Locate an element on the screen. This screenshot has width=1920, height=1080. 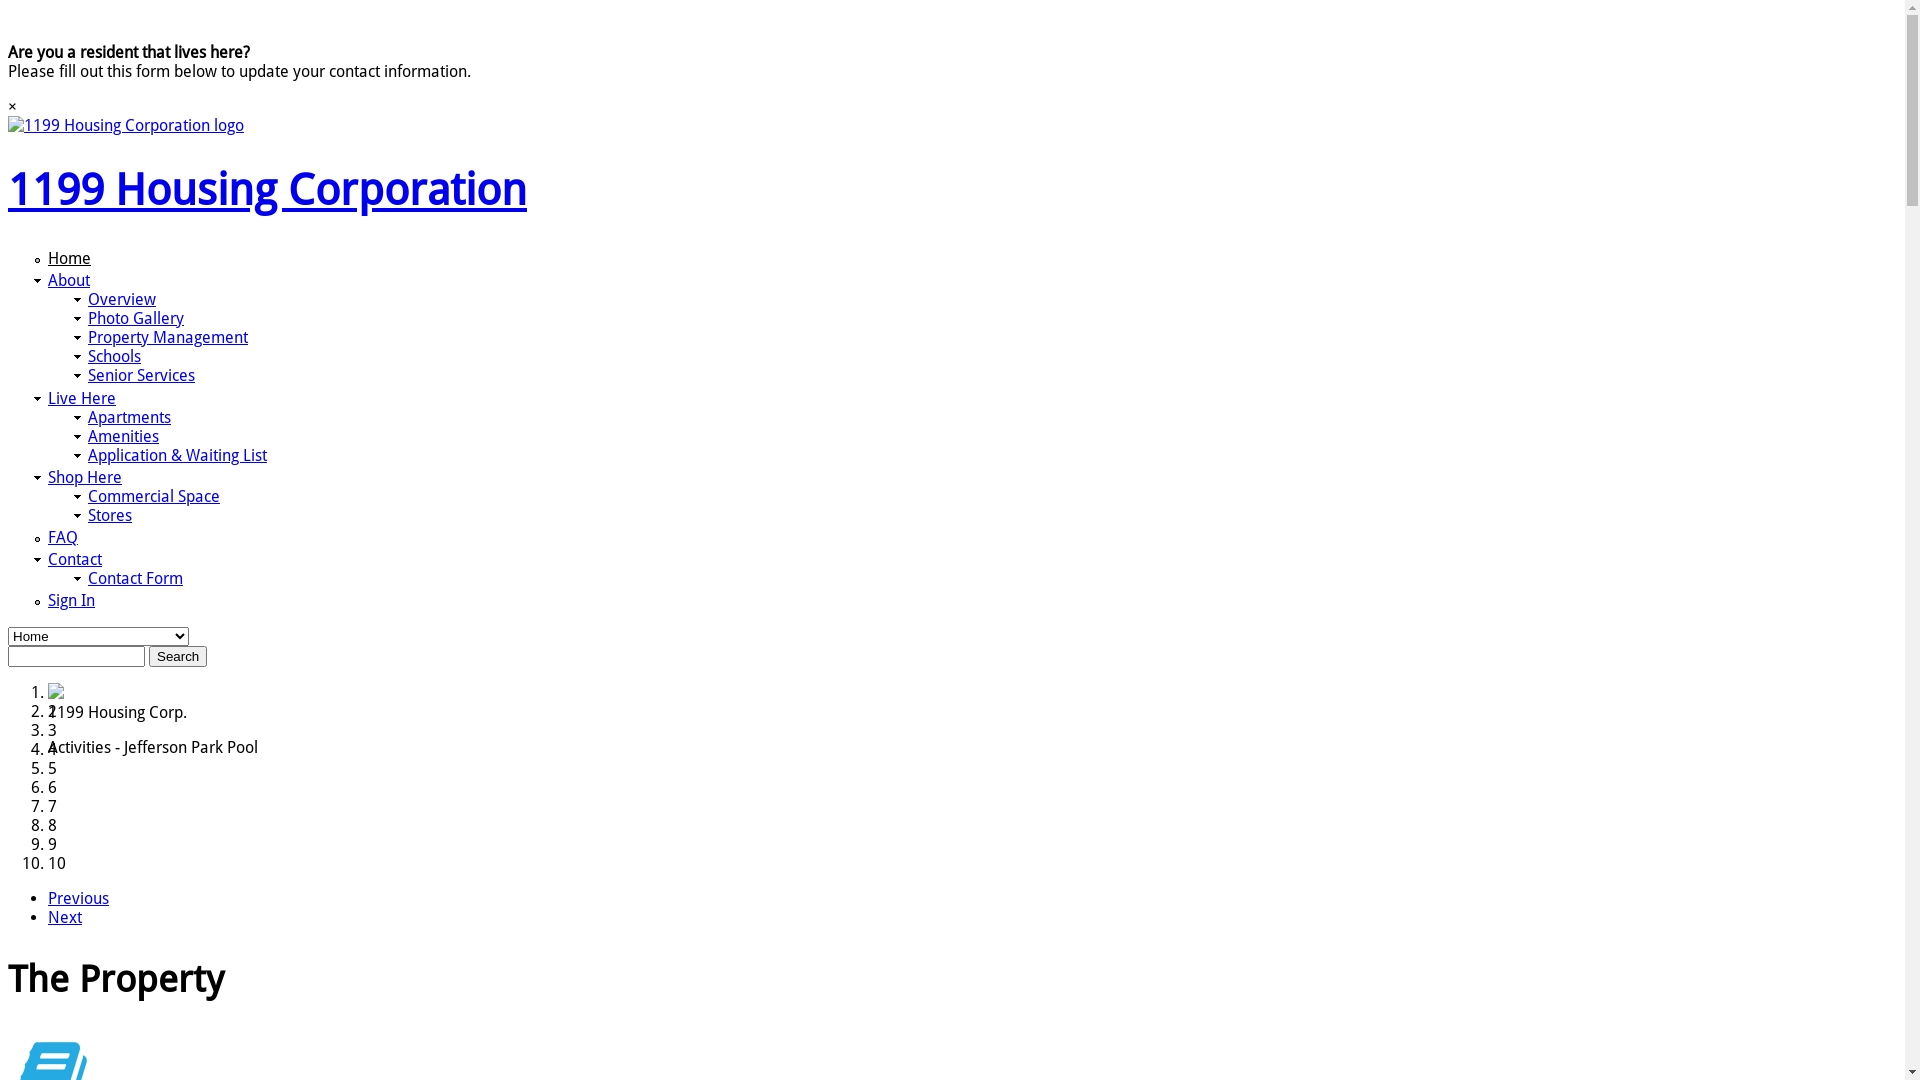
'Previous' is located at coordinates (78, 897).